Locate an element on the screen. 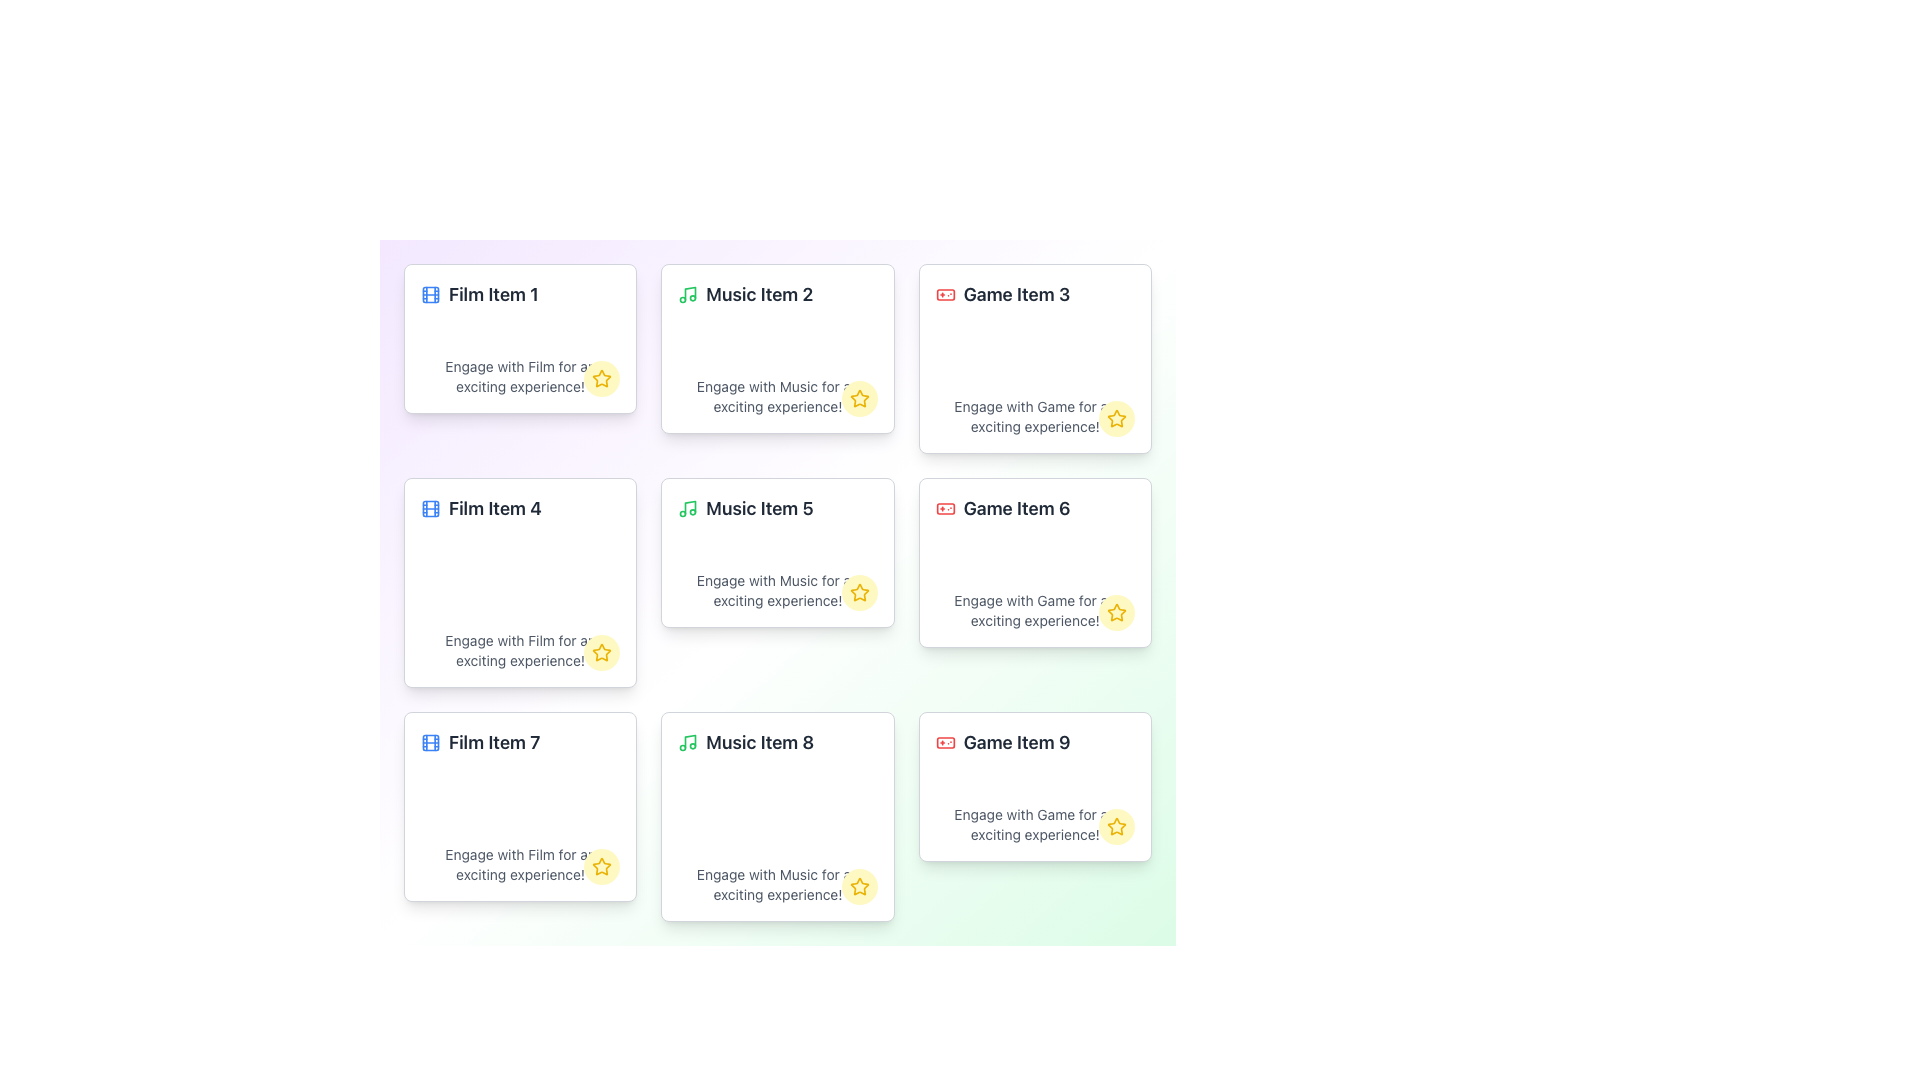 This screenshot has height=1080, width=1920. the Text Label titled 'Music Item 2' which is located in the second card of the first row in a grid layout is located at coordinates (758, 294).